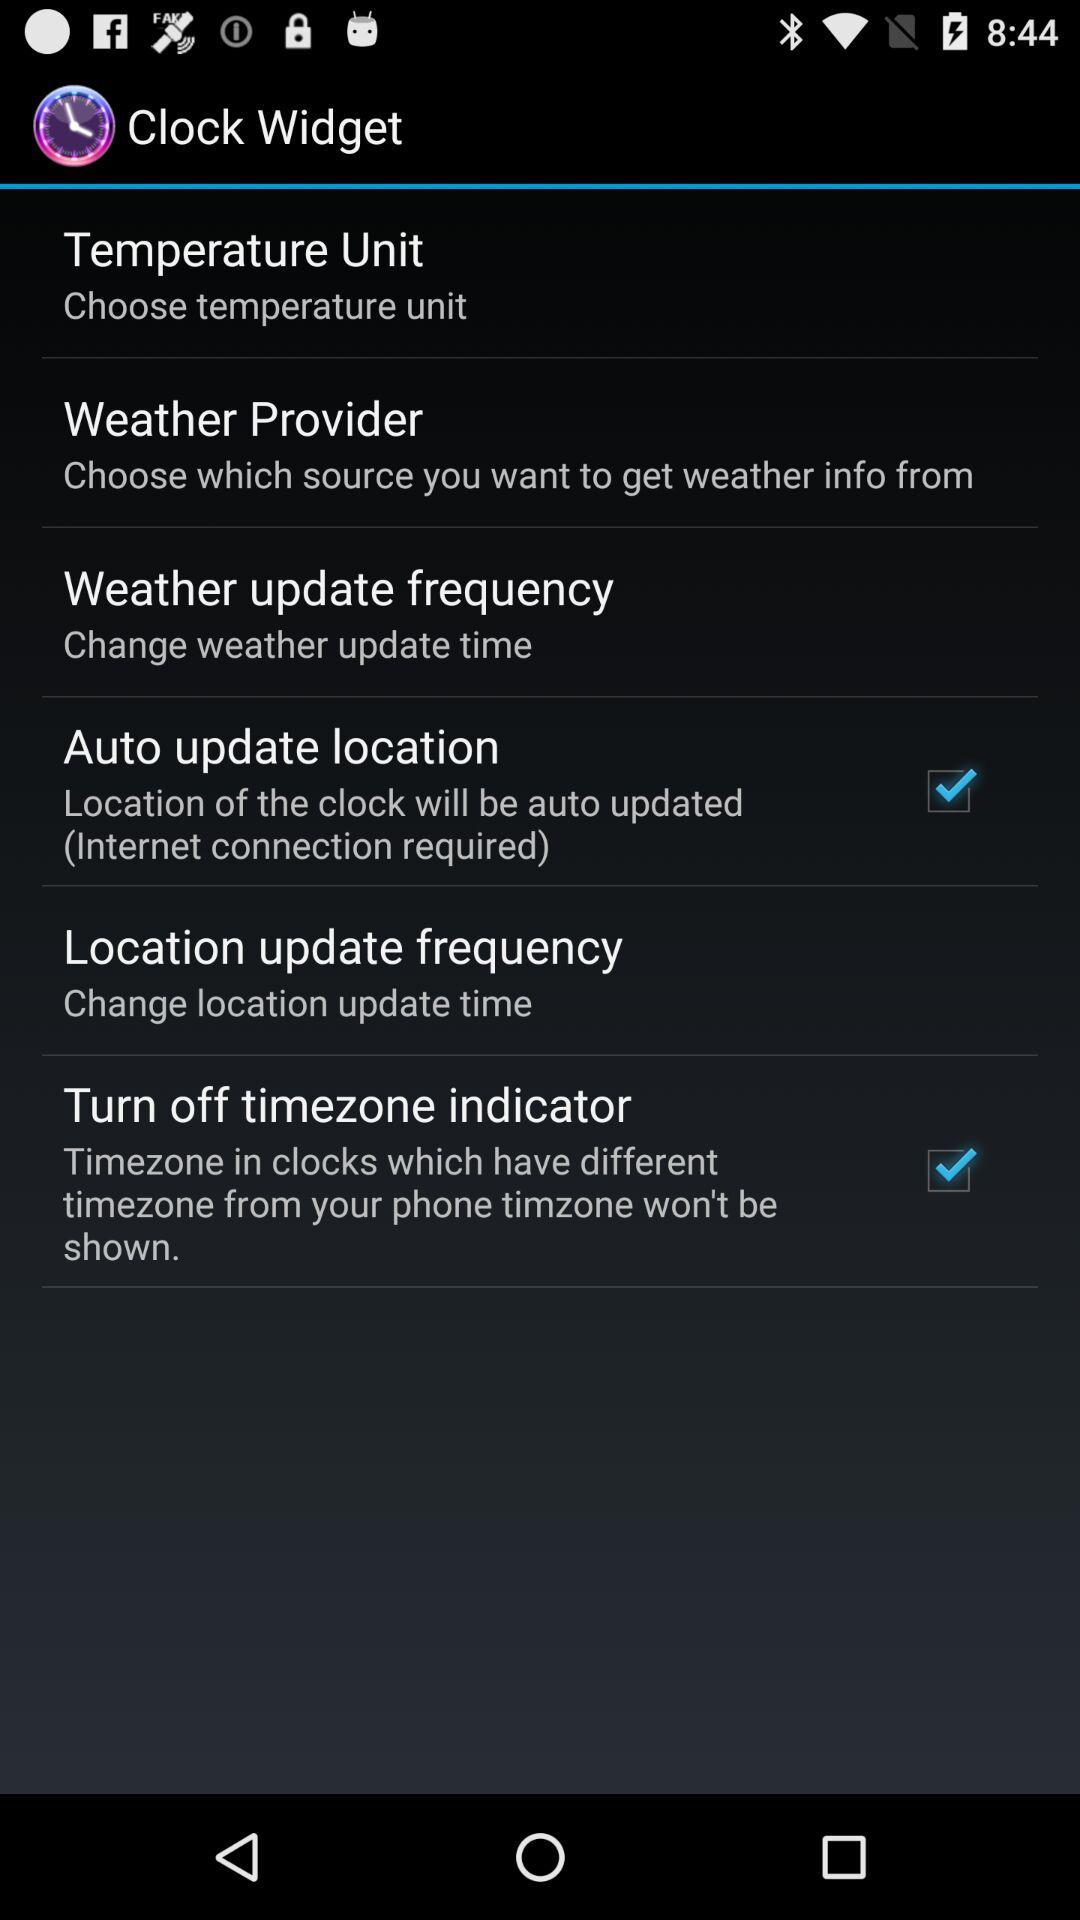 This screenshot has height=1920, width=1080. Describe the element at coordinates (517, 473) in the screenshot. I see `choose which source item` at that location.